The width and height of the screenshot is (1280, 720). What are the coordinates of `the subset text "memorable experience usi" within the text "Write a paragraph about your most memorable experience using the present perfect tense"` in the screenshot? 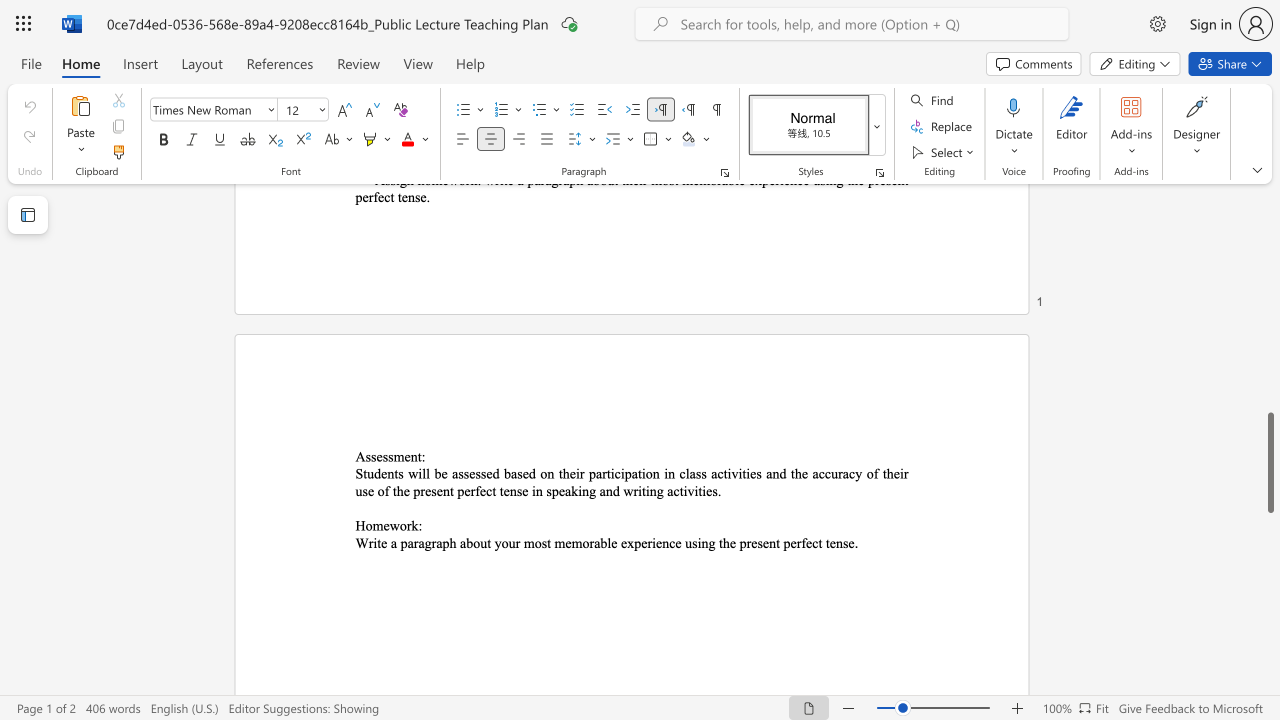 It's located at (554, 543).